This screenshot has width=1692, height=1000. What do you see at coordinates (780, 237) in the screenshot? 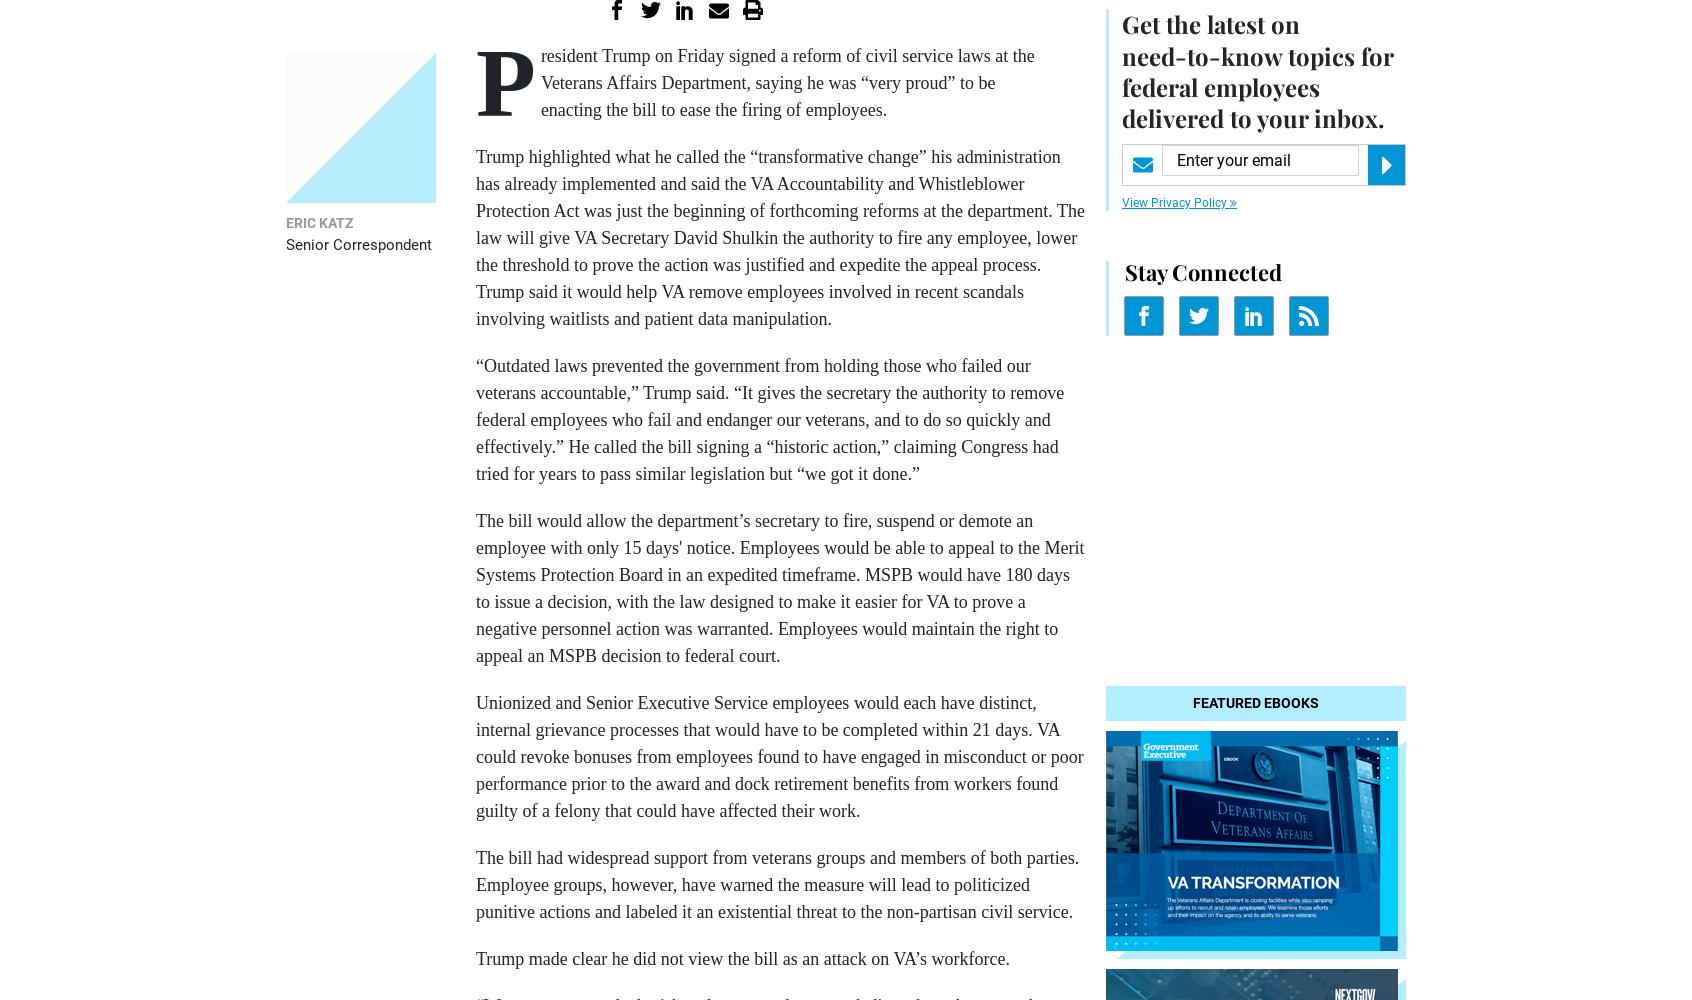
I see `'Trump highlighted what he called the “transformative change” his administration has already implemented and said the VA Accountability and Whistleblower Protection Act was just the beginning of forthcoming reforms at the department. The law will give VA Secretary David Shulkin the authority to fire any employee, lower the threshold to prove the action was justified and expedite the appeal process. Trump said it would help VA remove employees involved in recent scandals involving waitlists and patient data manipulation.'` at bounding box center [780, 237].